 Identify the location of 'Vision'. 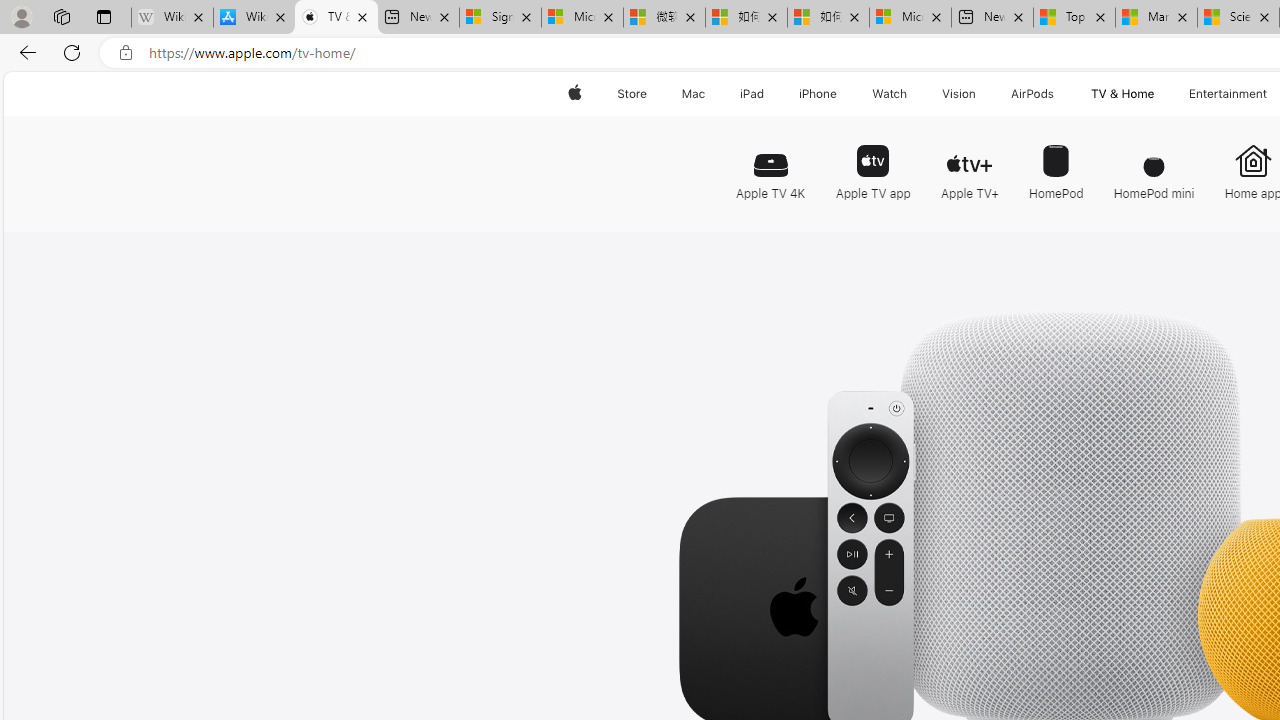
(960, 93).